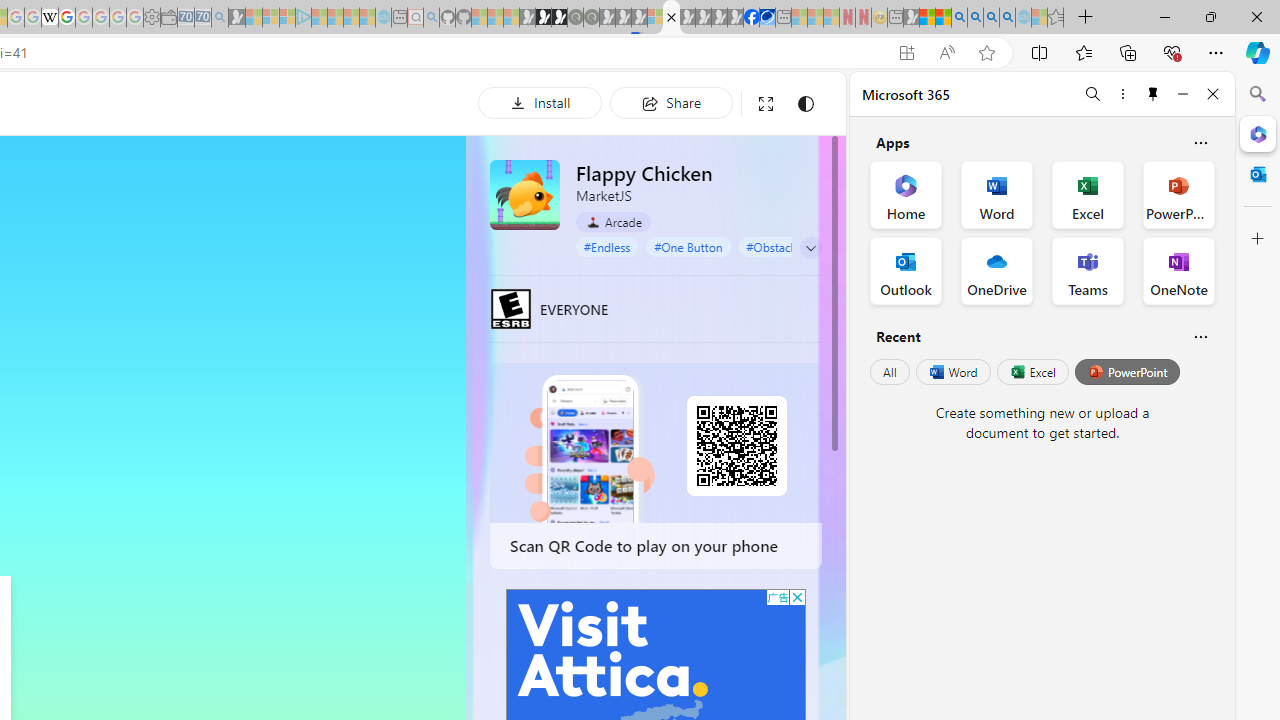 This screenshot has width=1280, height=720. What do you see at coordinates (766, 17) in the screenshot?
I see `'AirNow.gov'` at bounding box center [766, 17].